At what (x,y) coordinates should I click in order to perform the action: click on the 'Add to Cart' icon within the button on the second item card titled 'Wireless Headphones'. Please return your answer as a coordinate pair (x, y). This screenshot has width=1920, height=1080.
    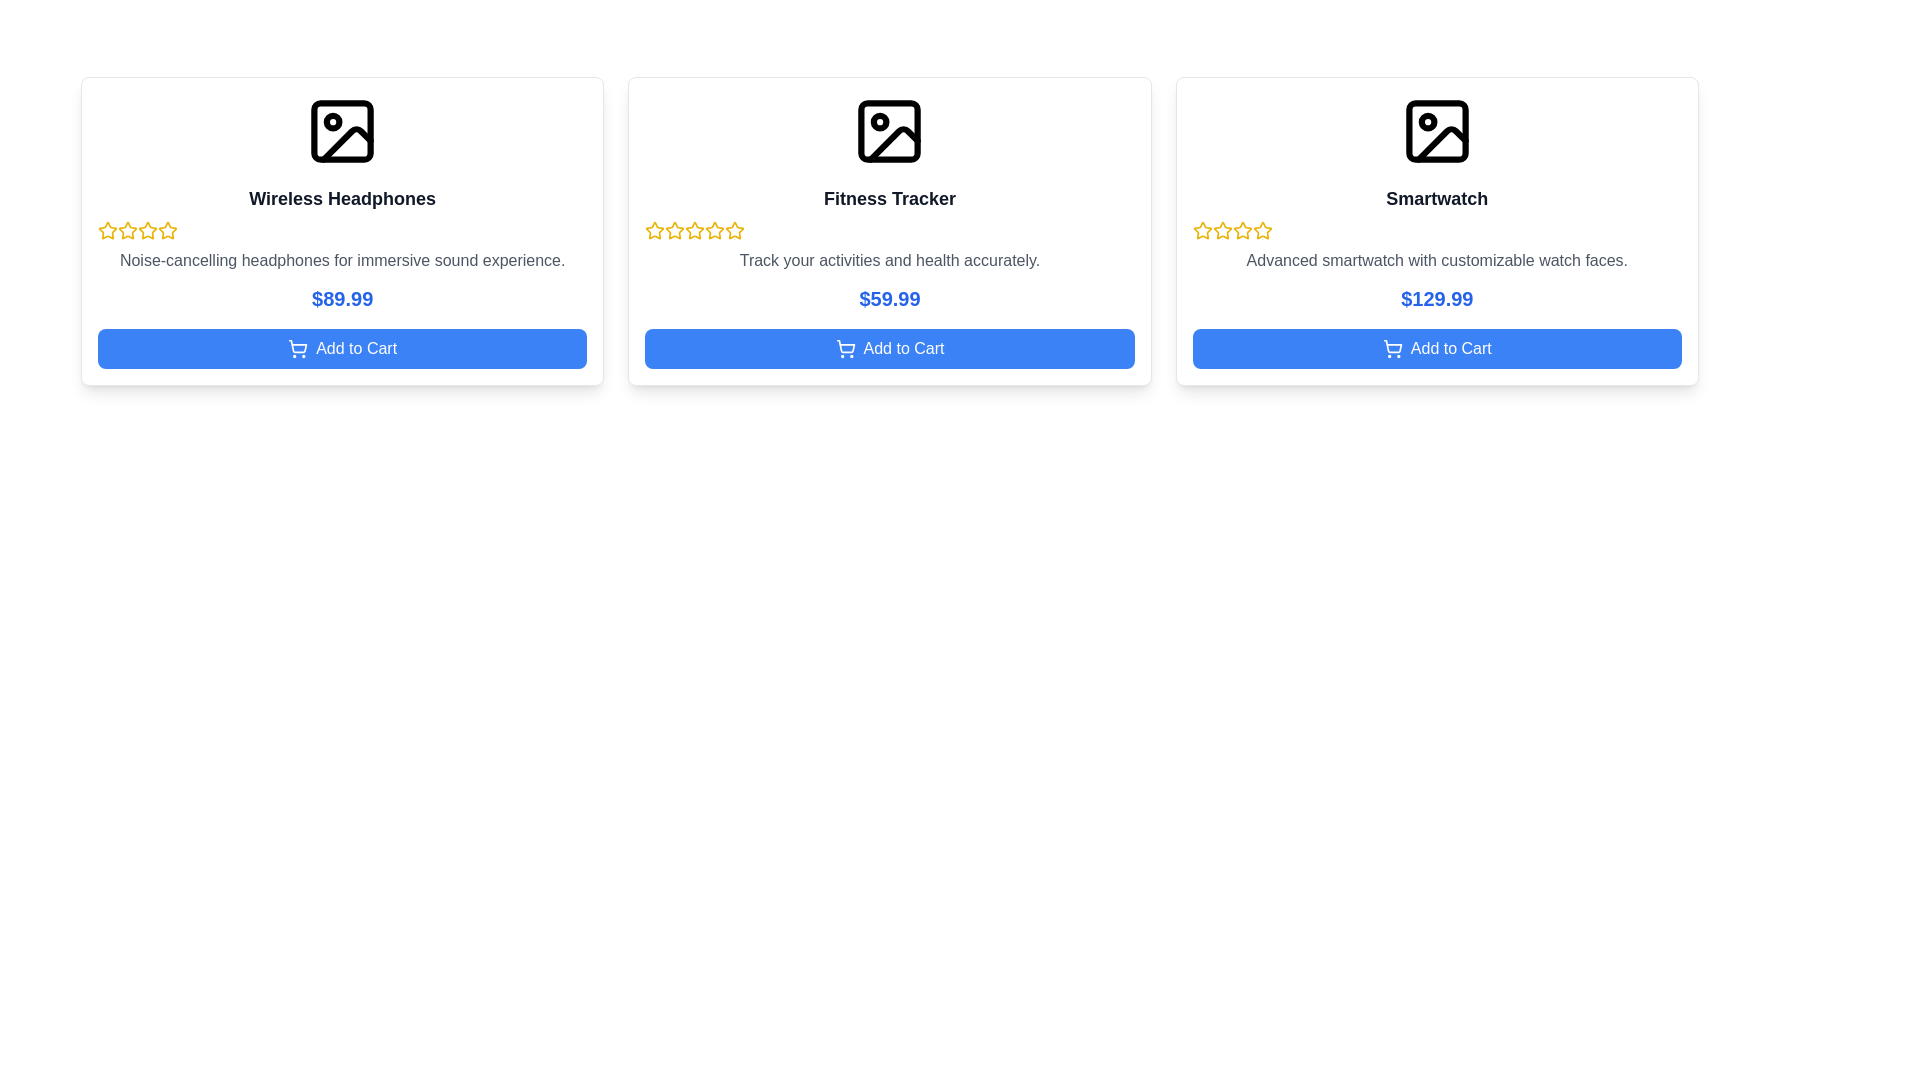
    Looking at the image, I should click on (297, 345).